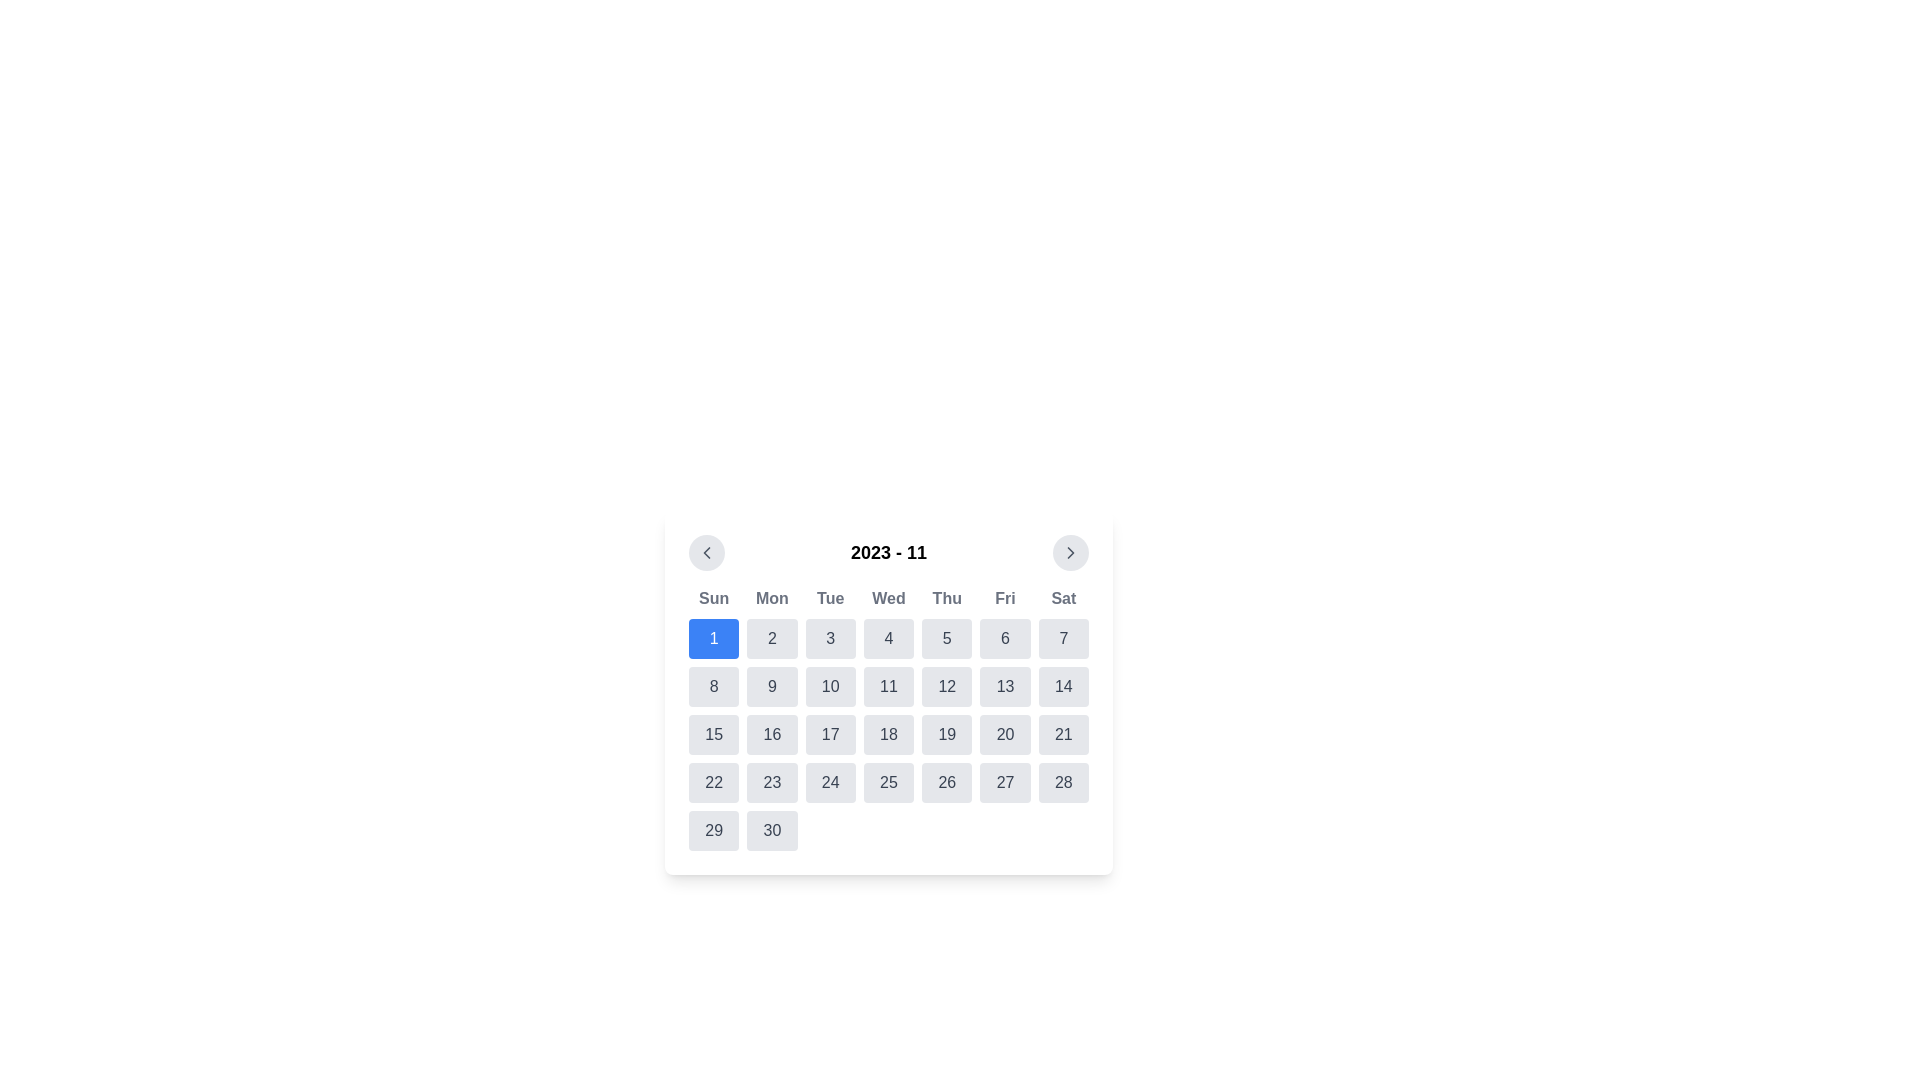 This screenshot has height=1080, width=1920. What do you see at coordinates (714, 782) in the screenshot?
I see `the selectable day button representing the 22nd day of the month in the calendar` at bounding box center [714, 782].